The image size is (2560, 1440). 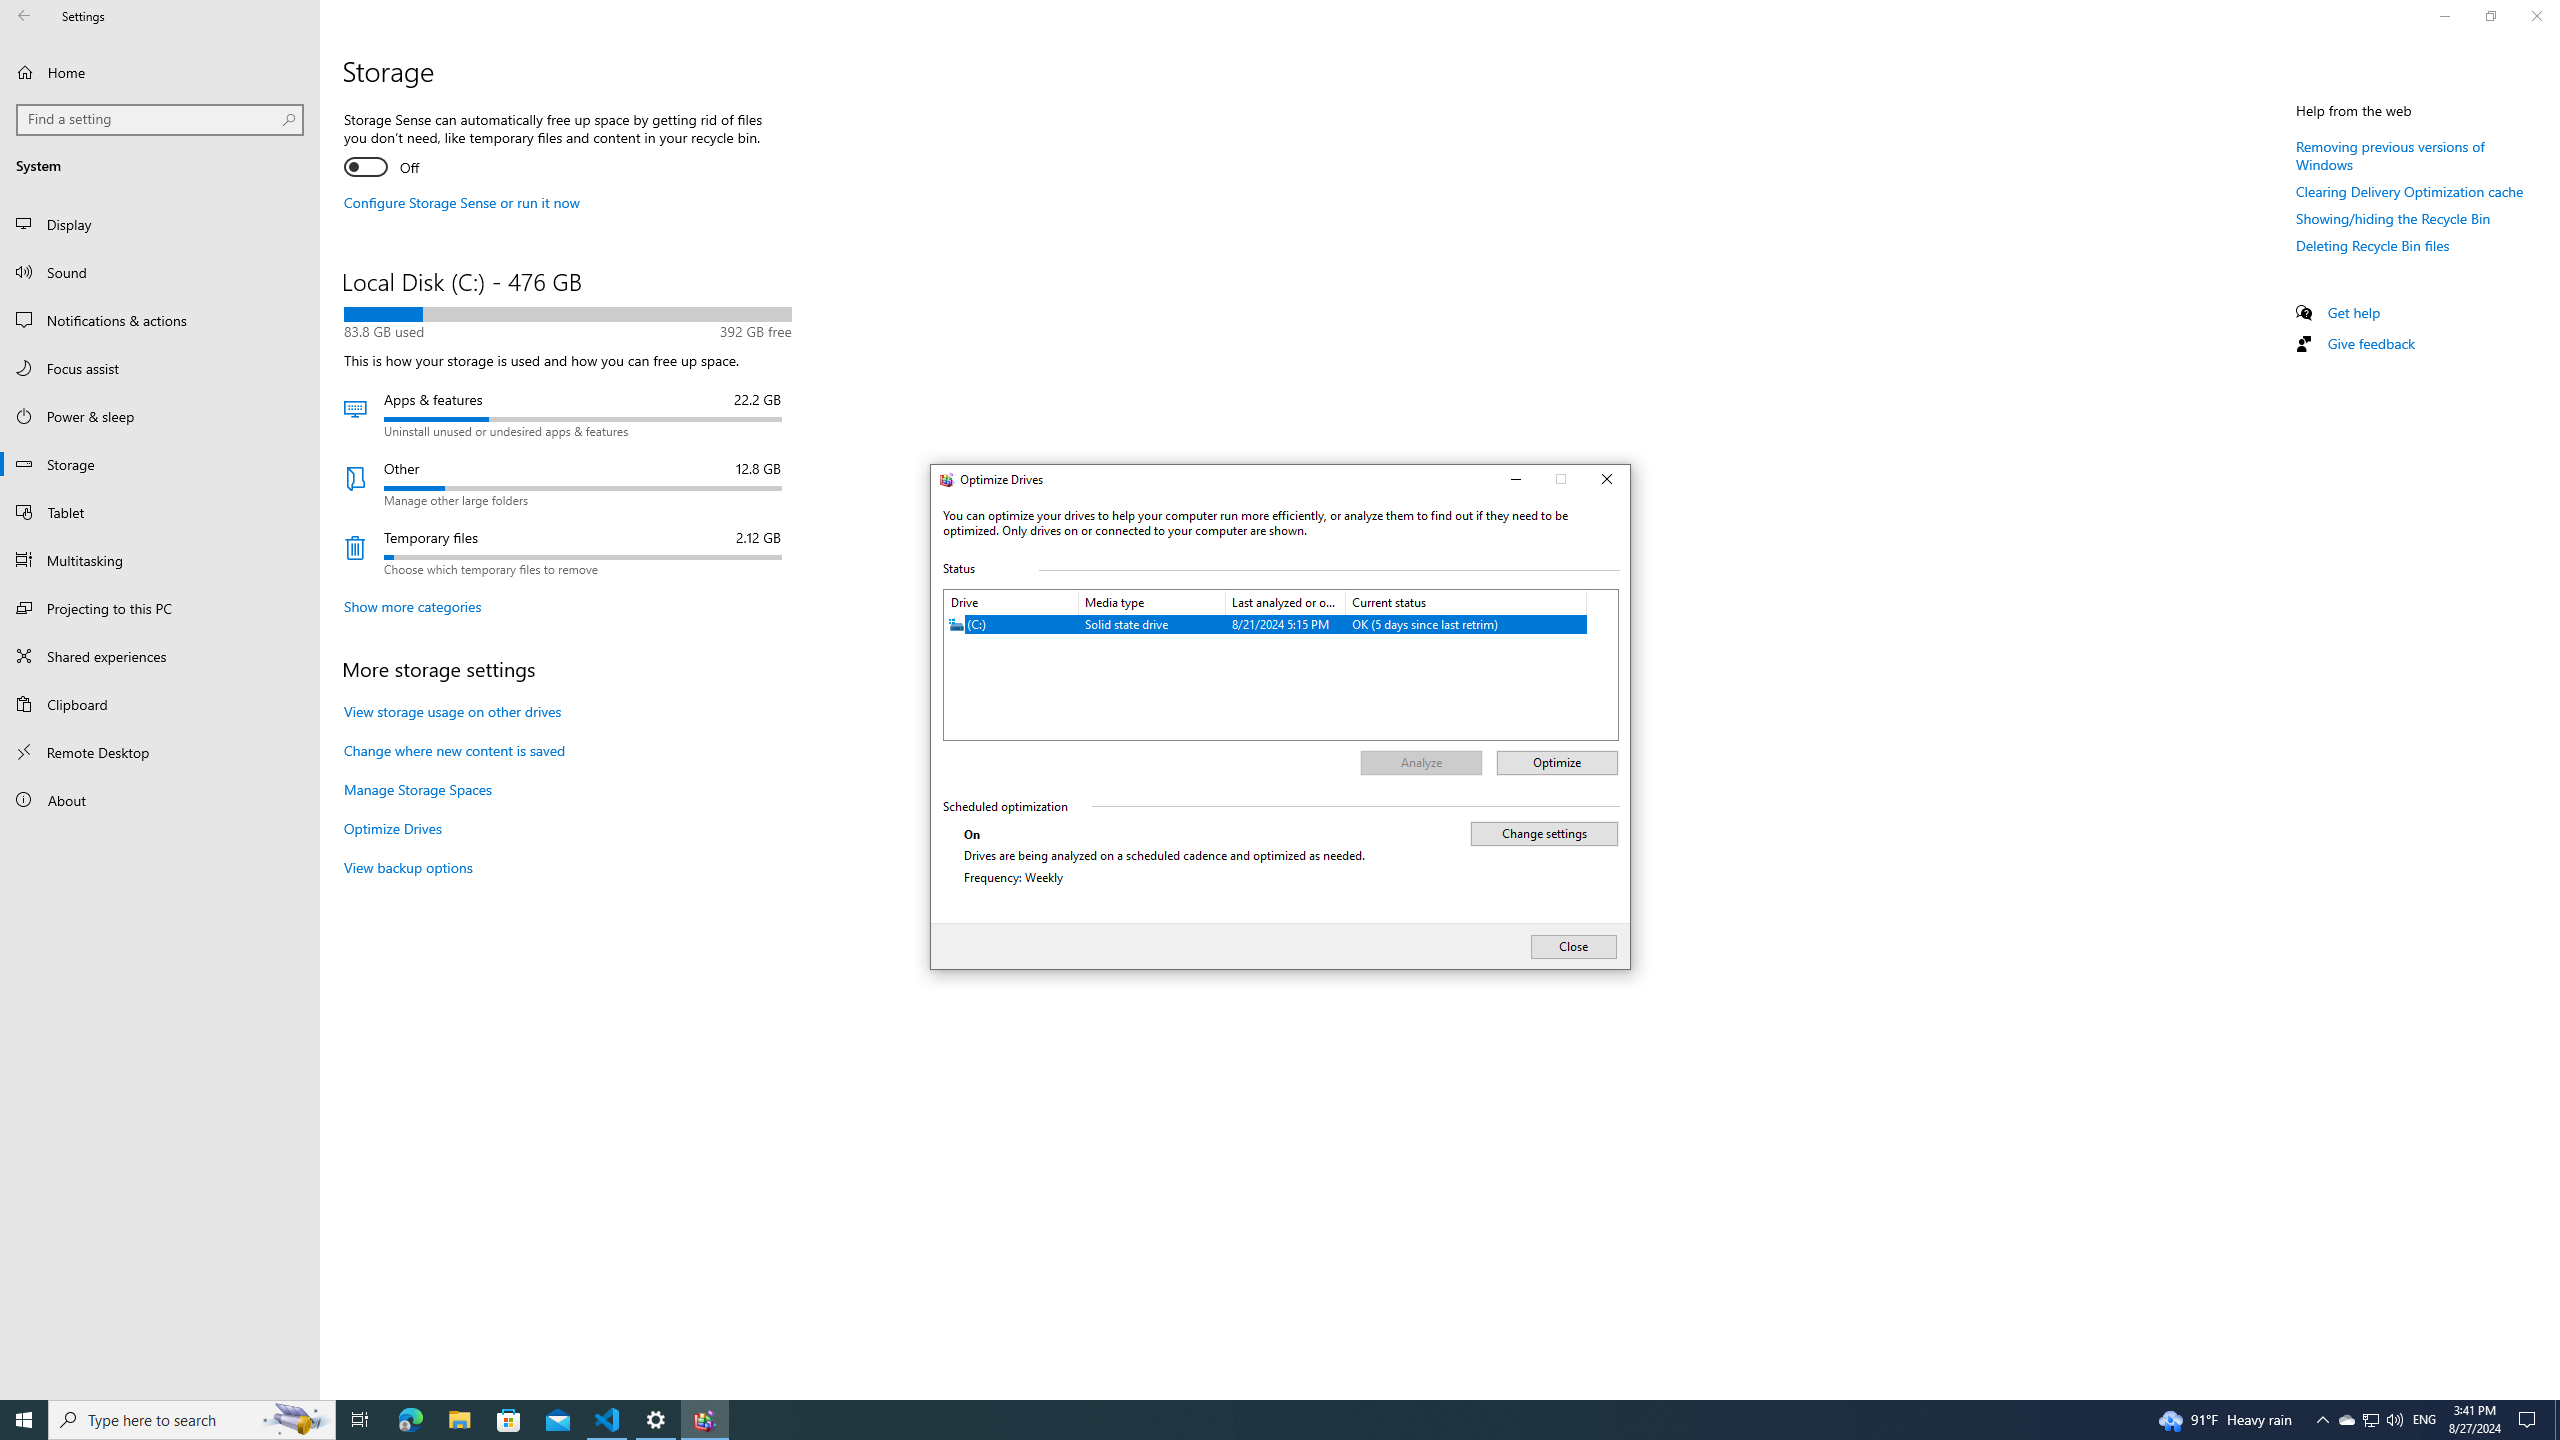 I want to click on 'Tray Input Indicator - English (United States)', so click(x=2424, y=1418).